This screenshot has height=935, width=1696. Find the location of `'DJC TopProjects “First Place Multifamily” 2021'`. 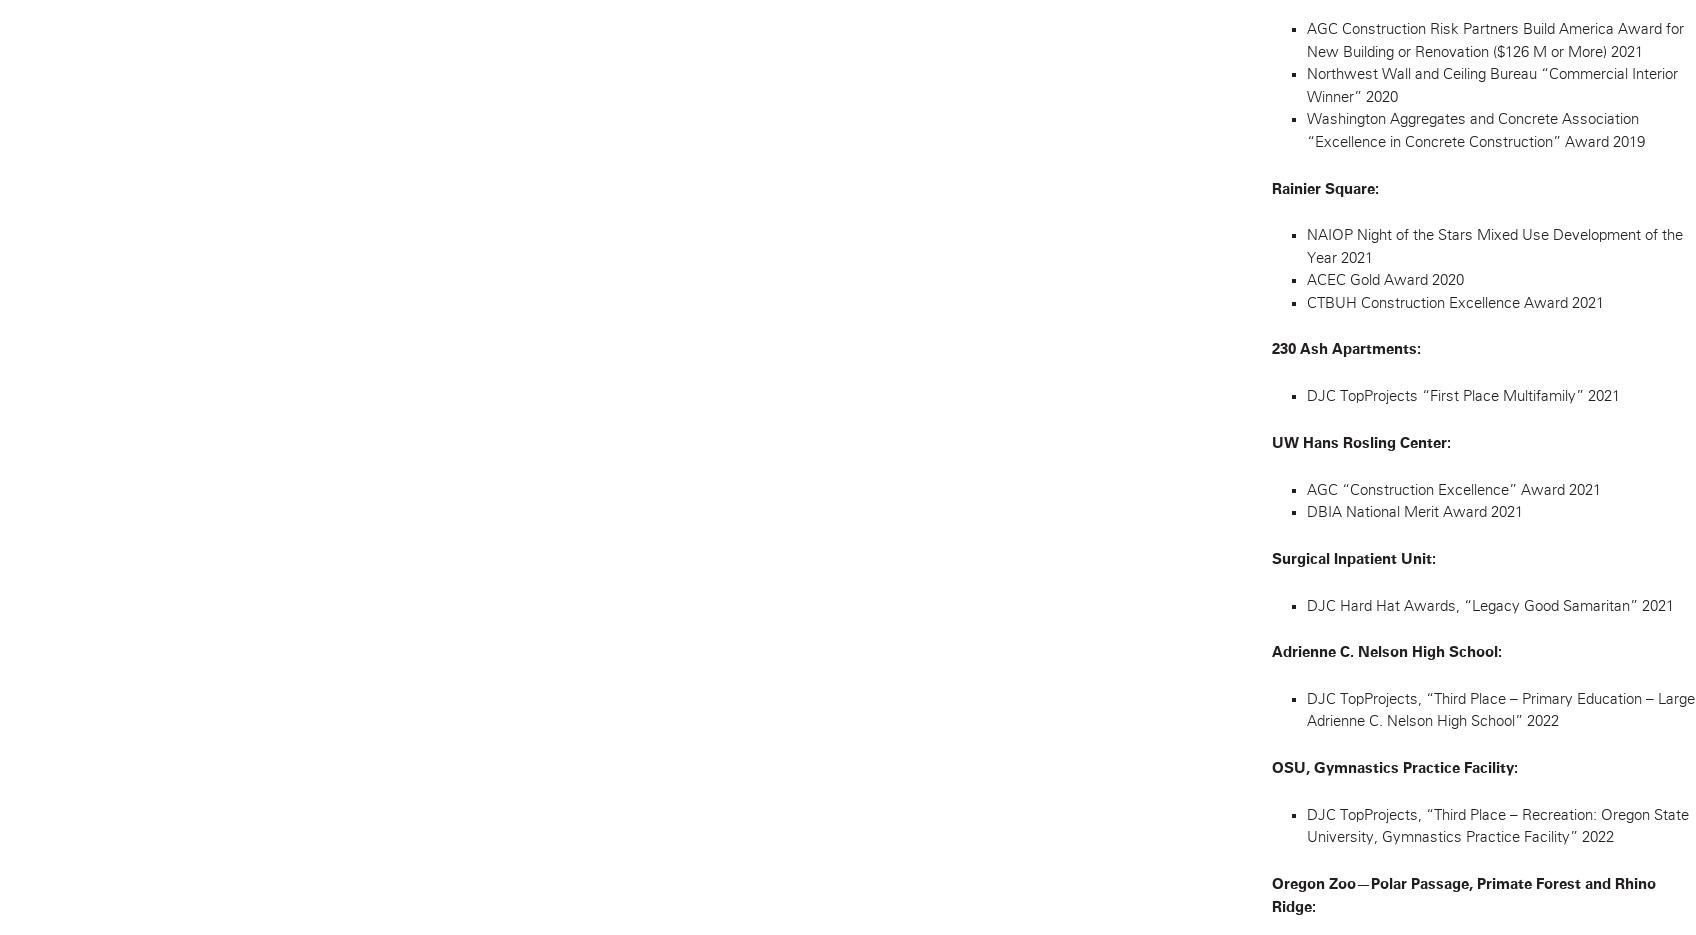

'DJC TopProjects “First Place Multifamily” 2021' is located at coordinates (1462, 396).